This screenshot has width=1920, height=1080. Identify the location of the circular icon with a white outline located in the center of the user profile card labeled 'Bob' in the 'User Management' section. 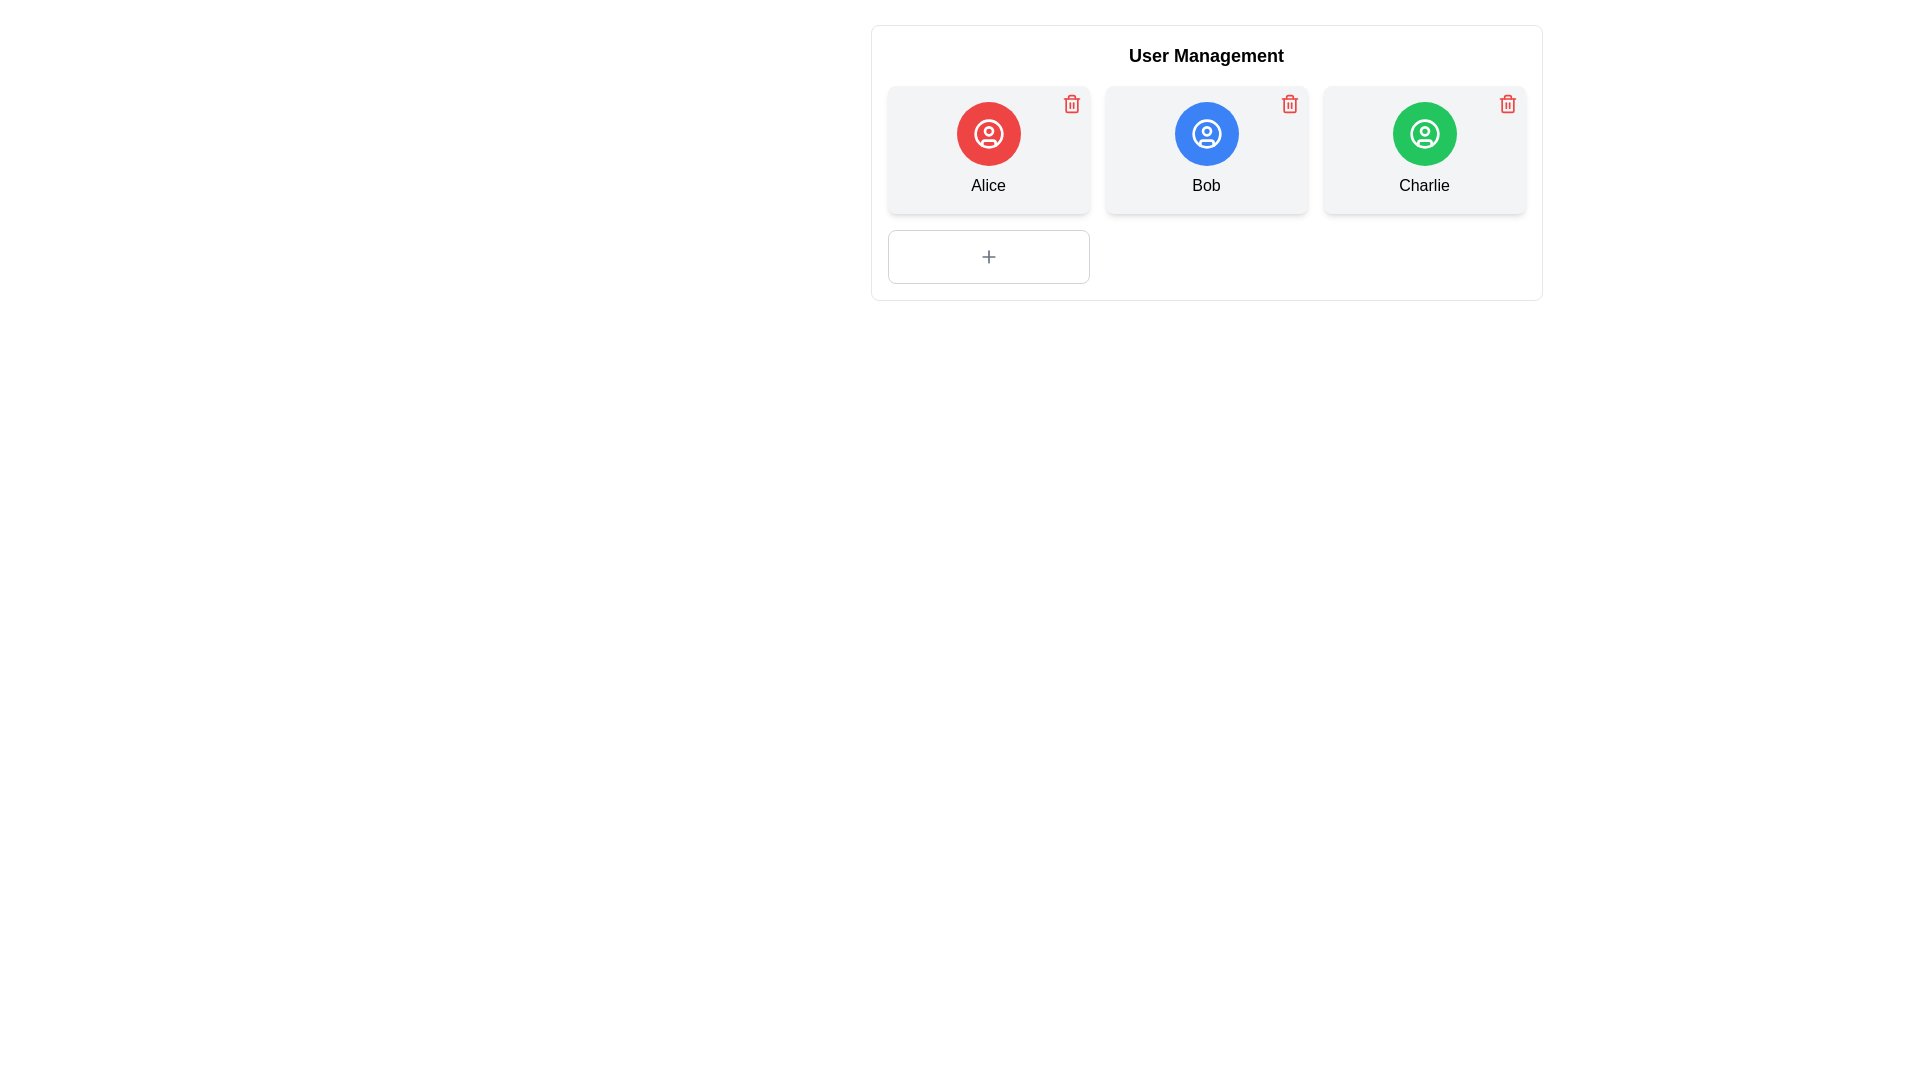
(1205, 134).